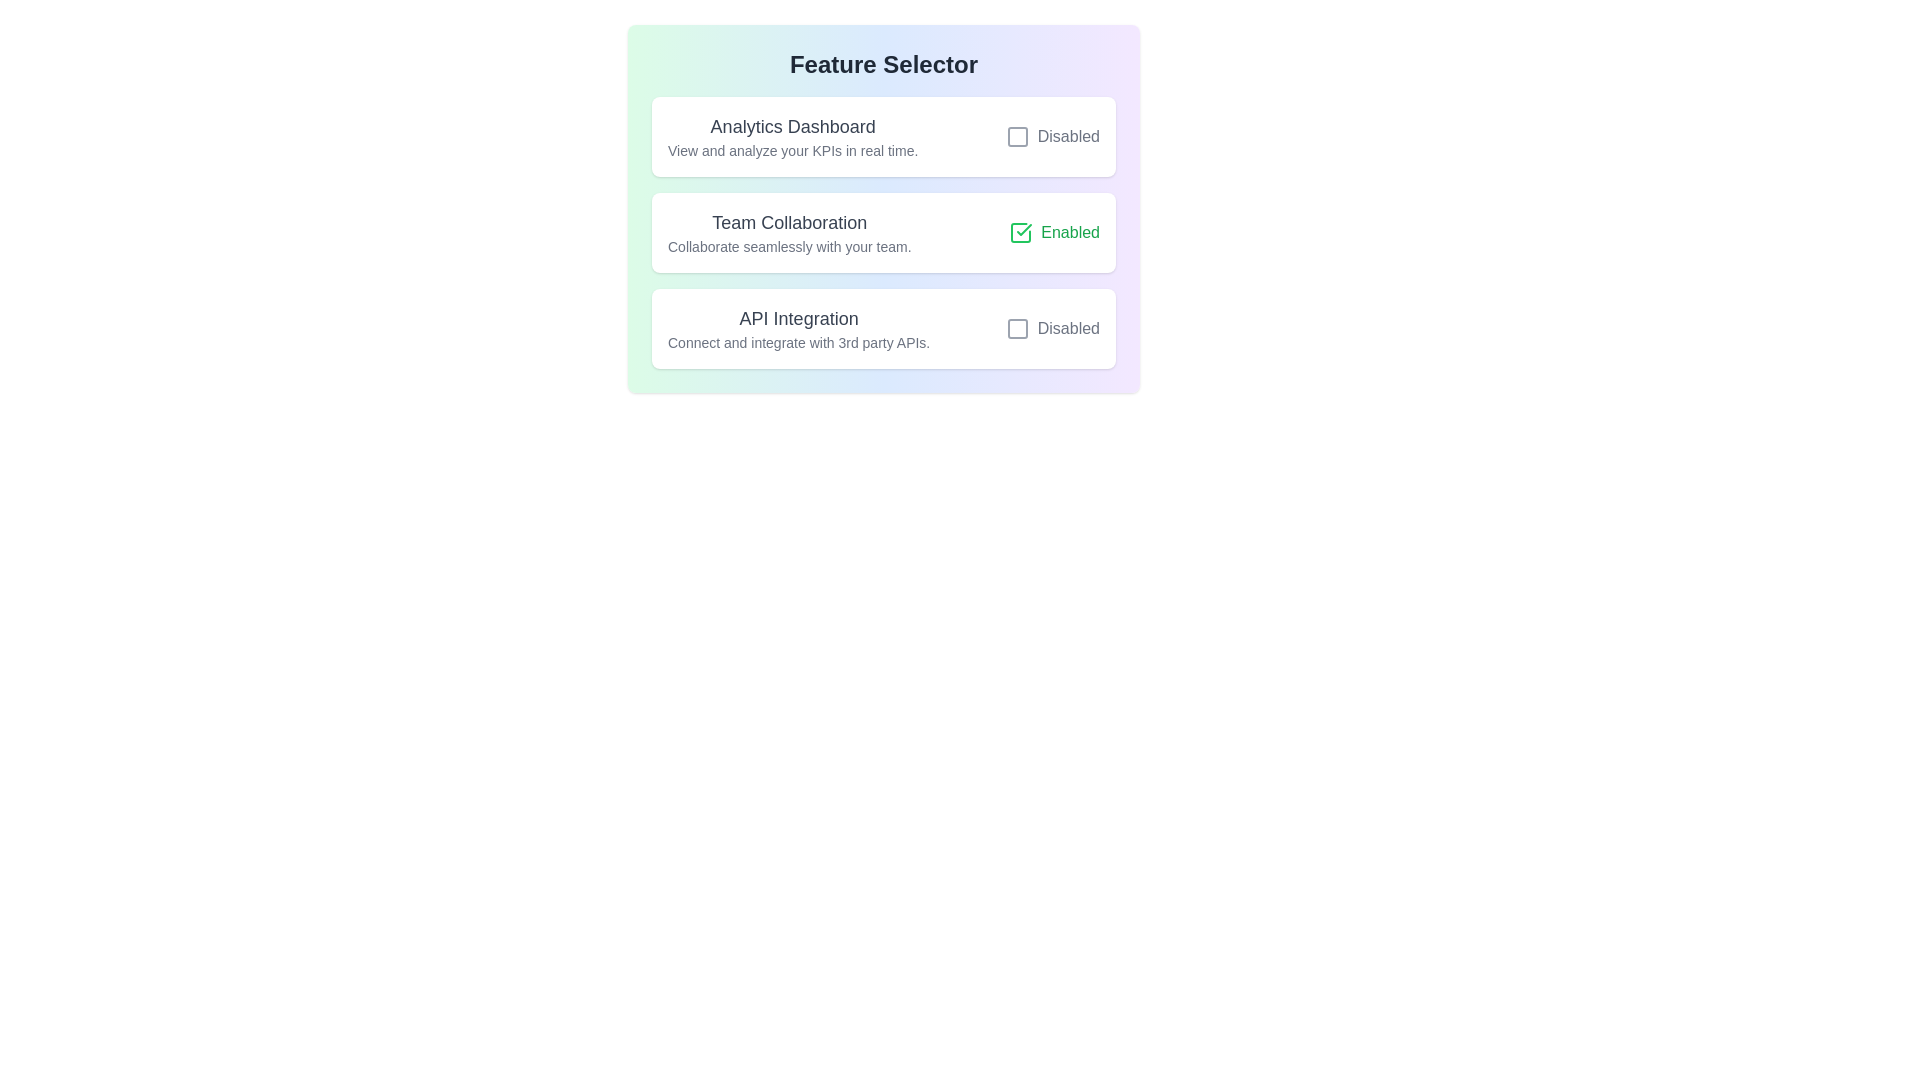 Image resolution: width=1920 pixels, height=1080 pixels. I want to click on the title of a feature to select or copy its text, so click(791, 127).